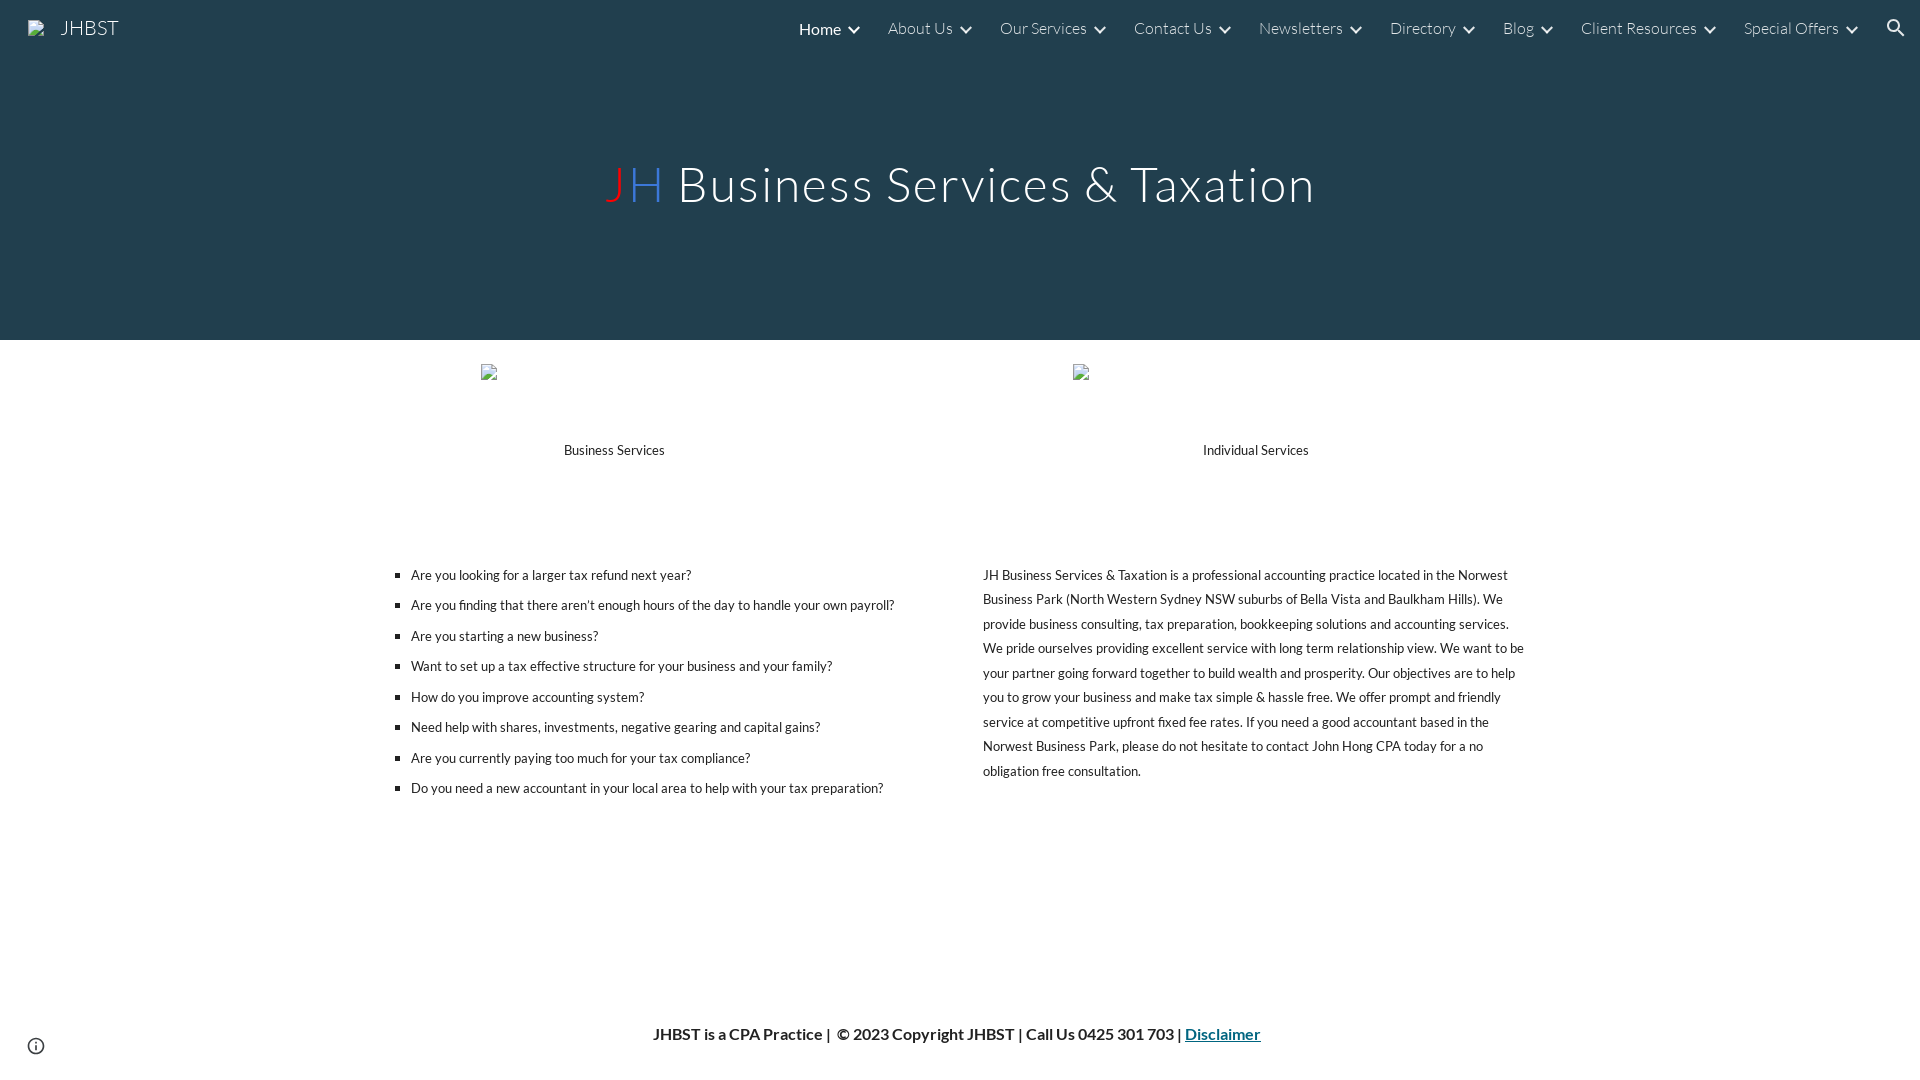 The height and width of the screenshot is (1080, 1920). I want to click on 'Expand/Collapse', so click(853, 27).